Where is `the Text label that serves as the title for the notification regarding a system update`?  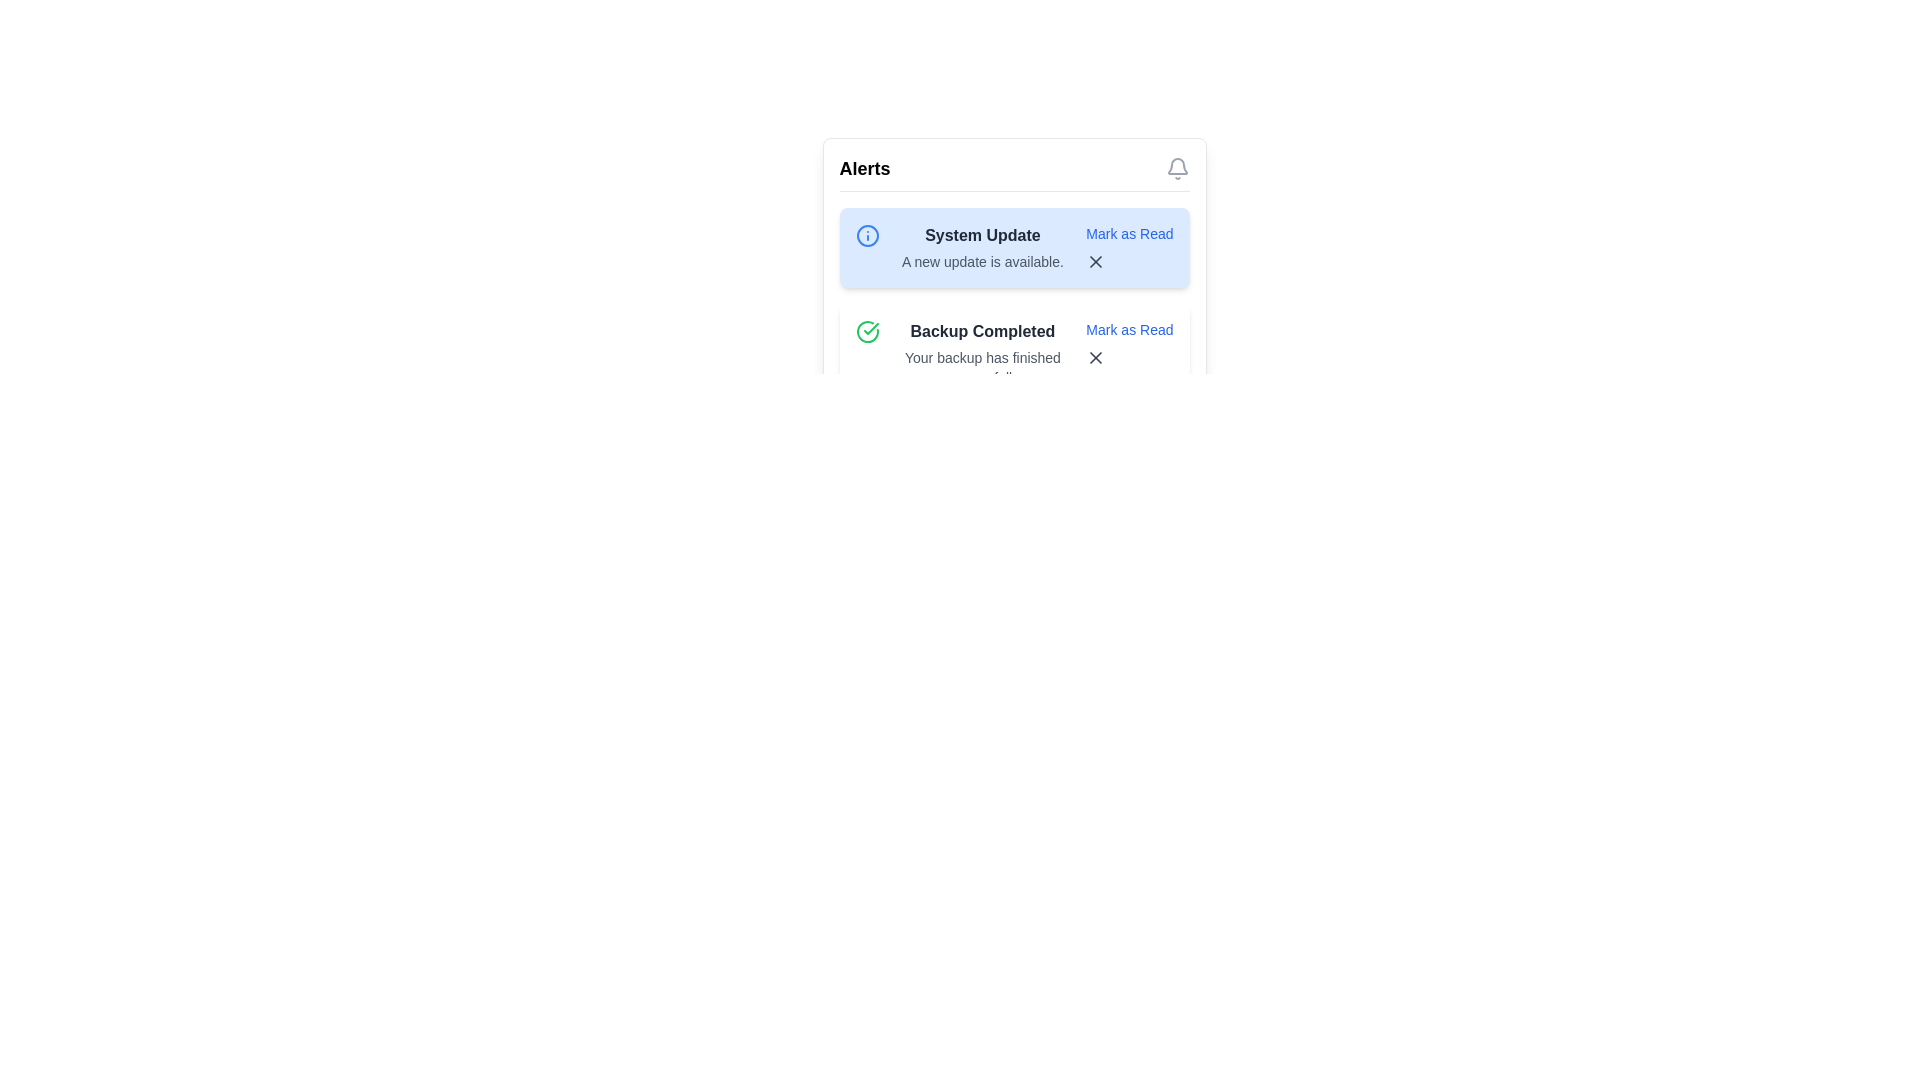
the Text label that serves as the title for the notification regarding a system update is located at coordinates (982, 234).